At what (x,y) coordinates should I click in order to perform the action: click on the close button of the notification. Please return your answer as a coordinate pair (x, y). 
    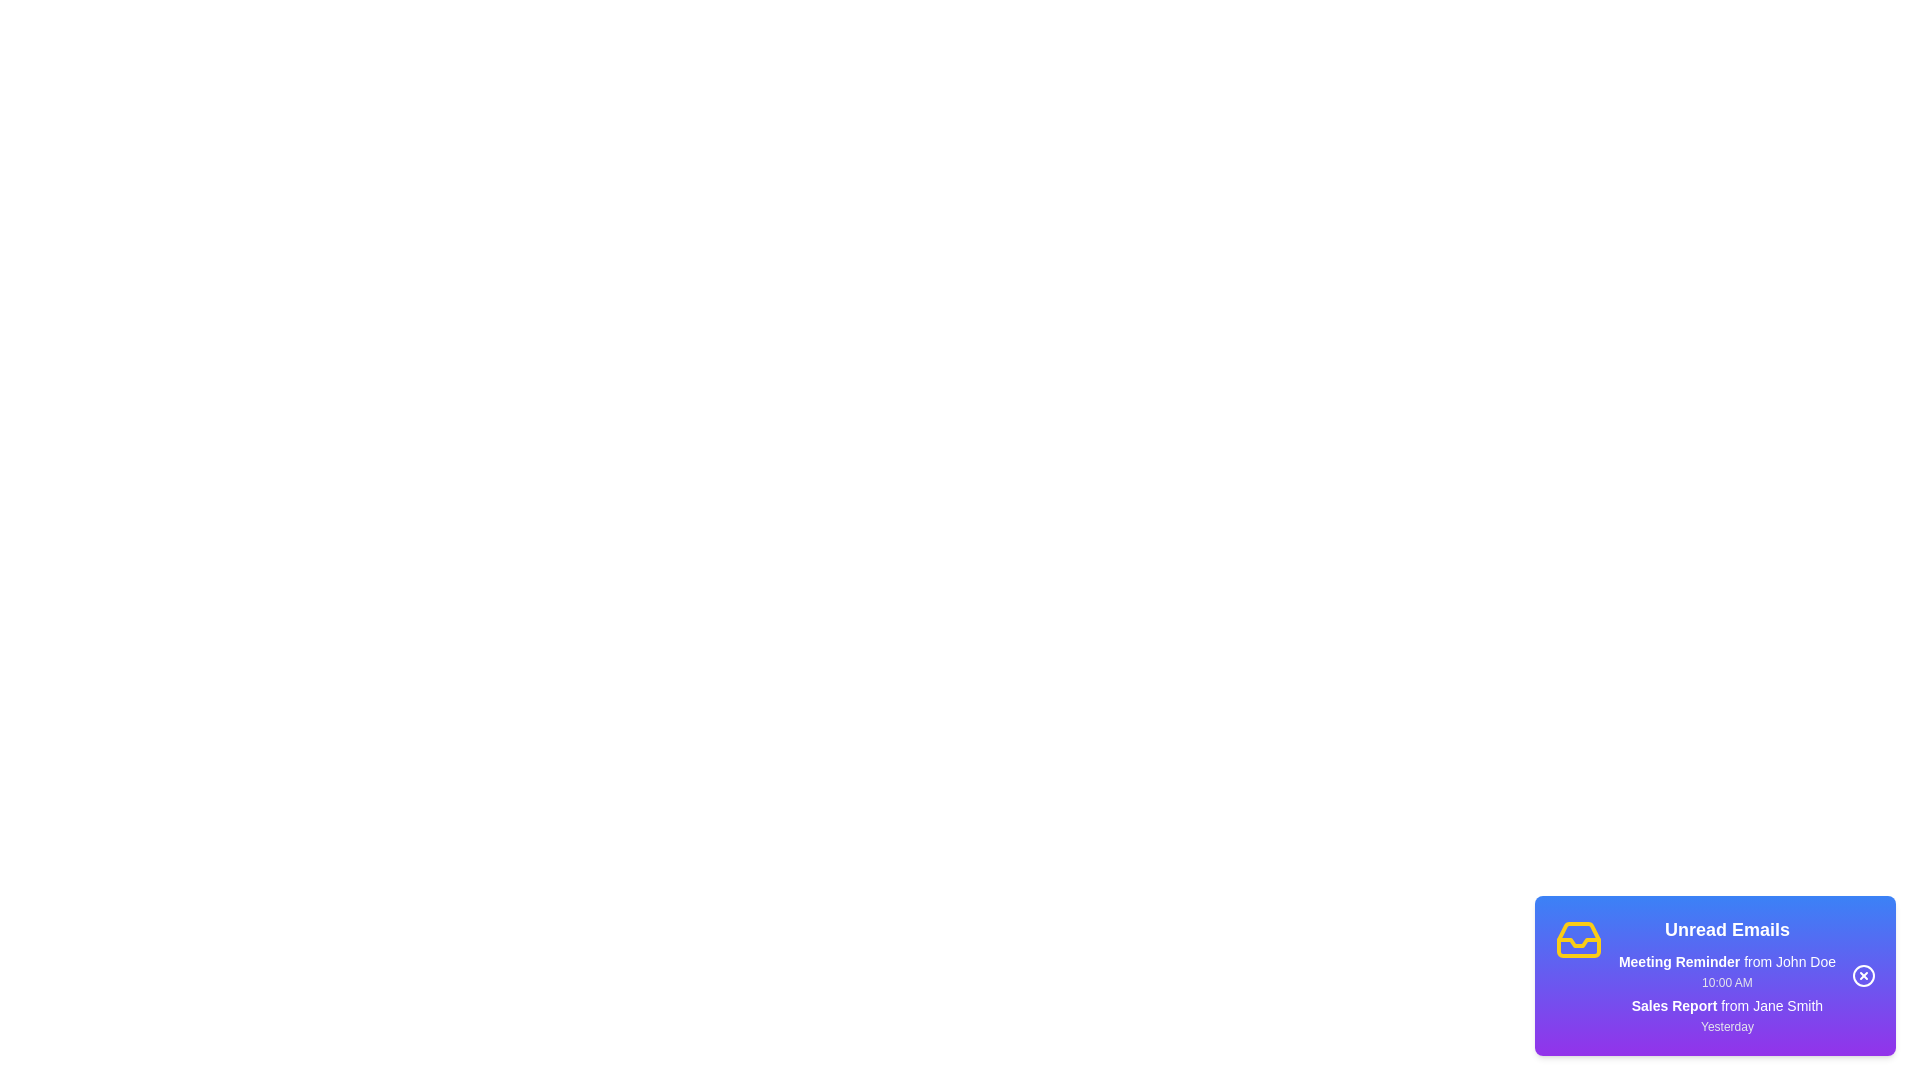
    Looking at the image, I should click on (1862, 974).